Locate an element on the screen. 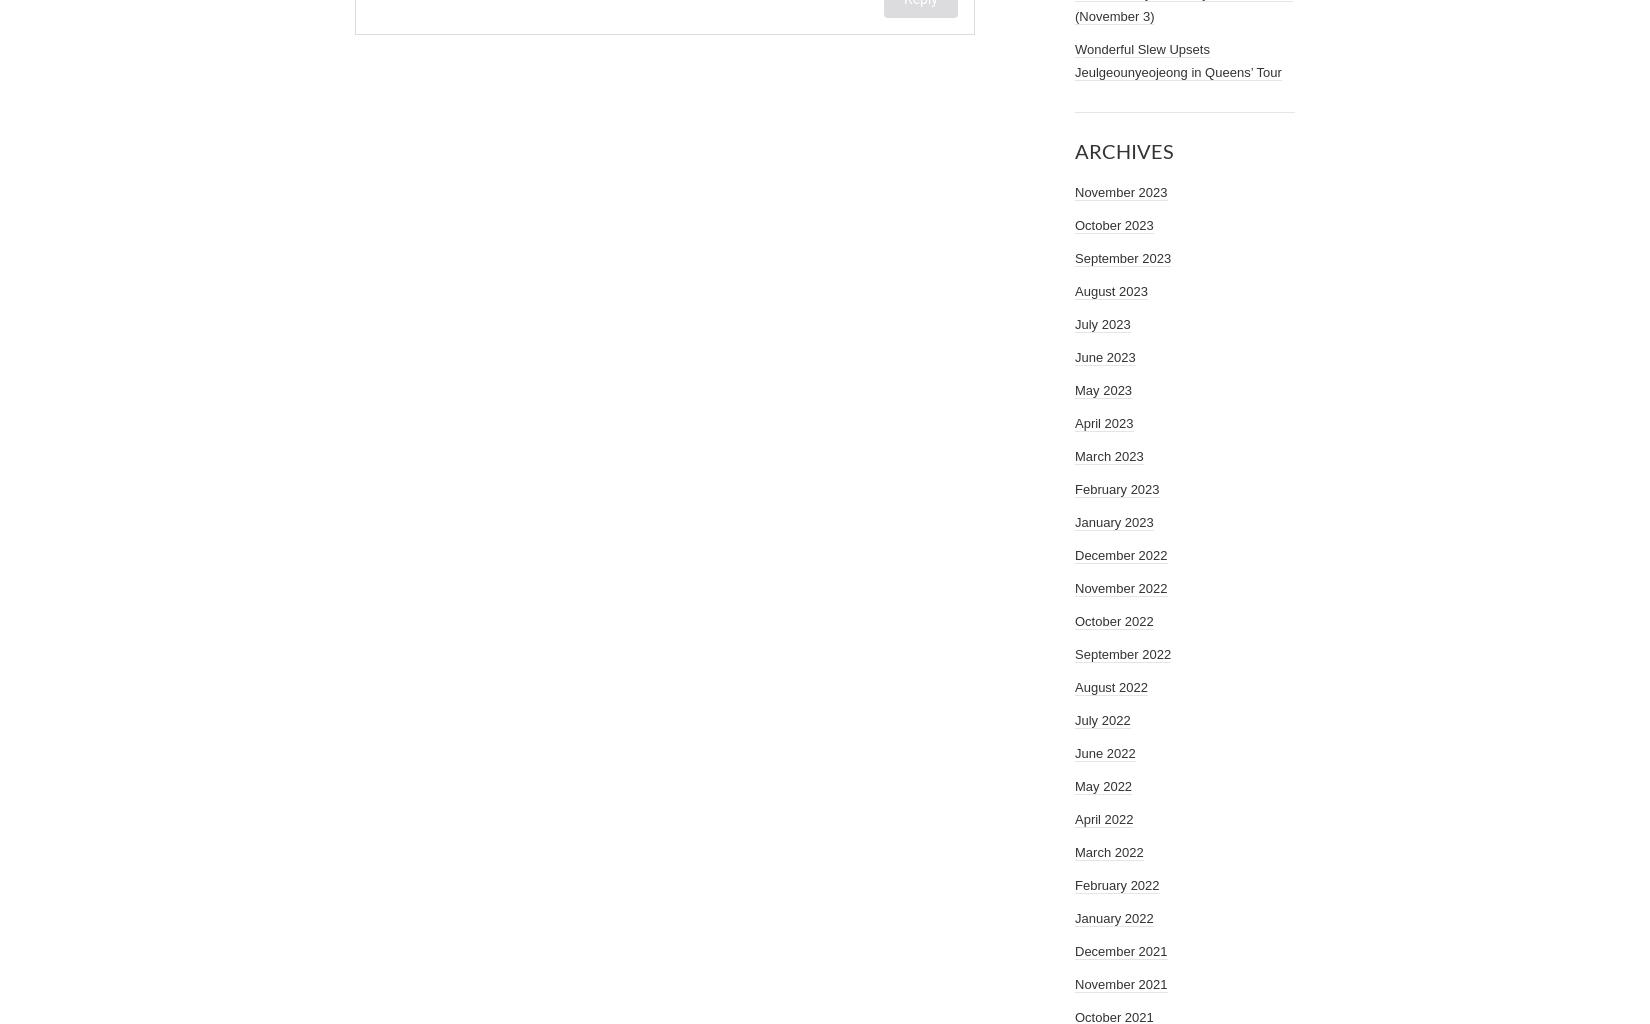 This screenshot has width=1650, height=1024. 'November 2021' is located at coordinates (1121, 983).